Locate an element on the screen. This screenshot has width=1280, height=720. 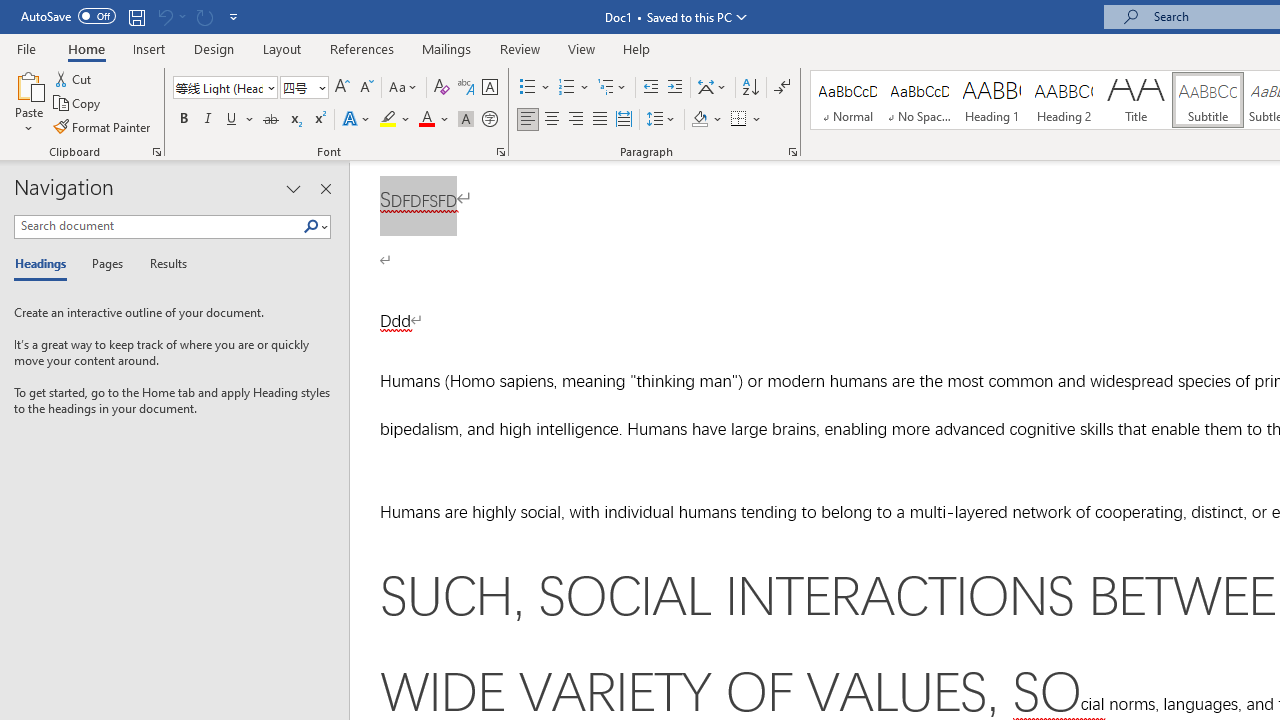
'Can' is located at coordinates (164, 16).